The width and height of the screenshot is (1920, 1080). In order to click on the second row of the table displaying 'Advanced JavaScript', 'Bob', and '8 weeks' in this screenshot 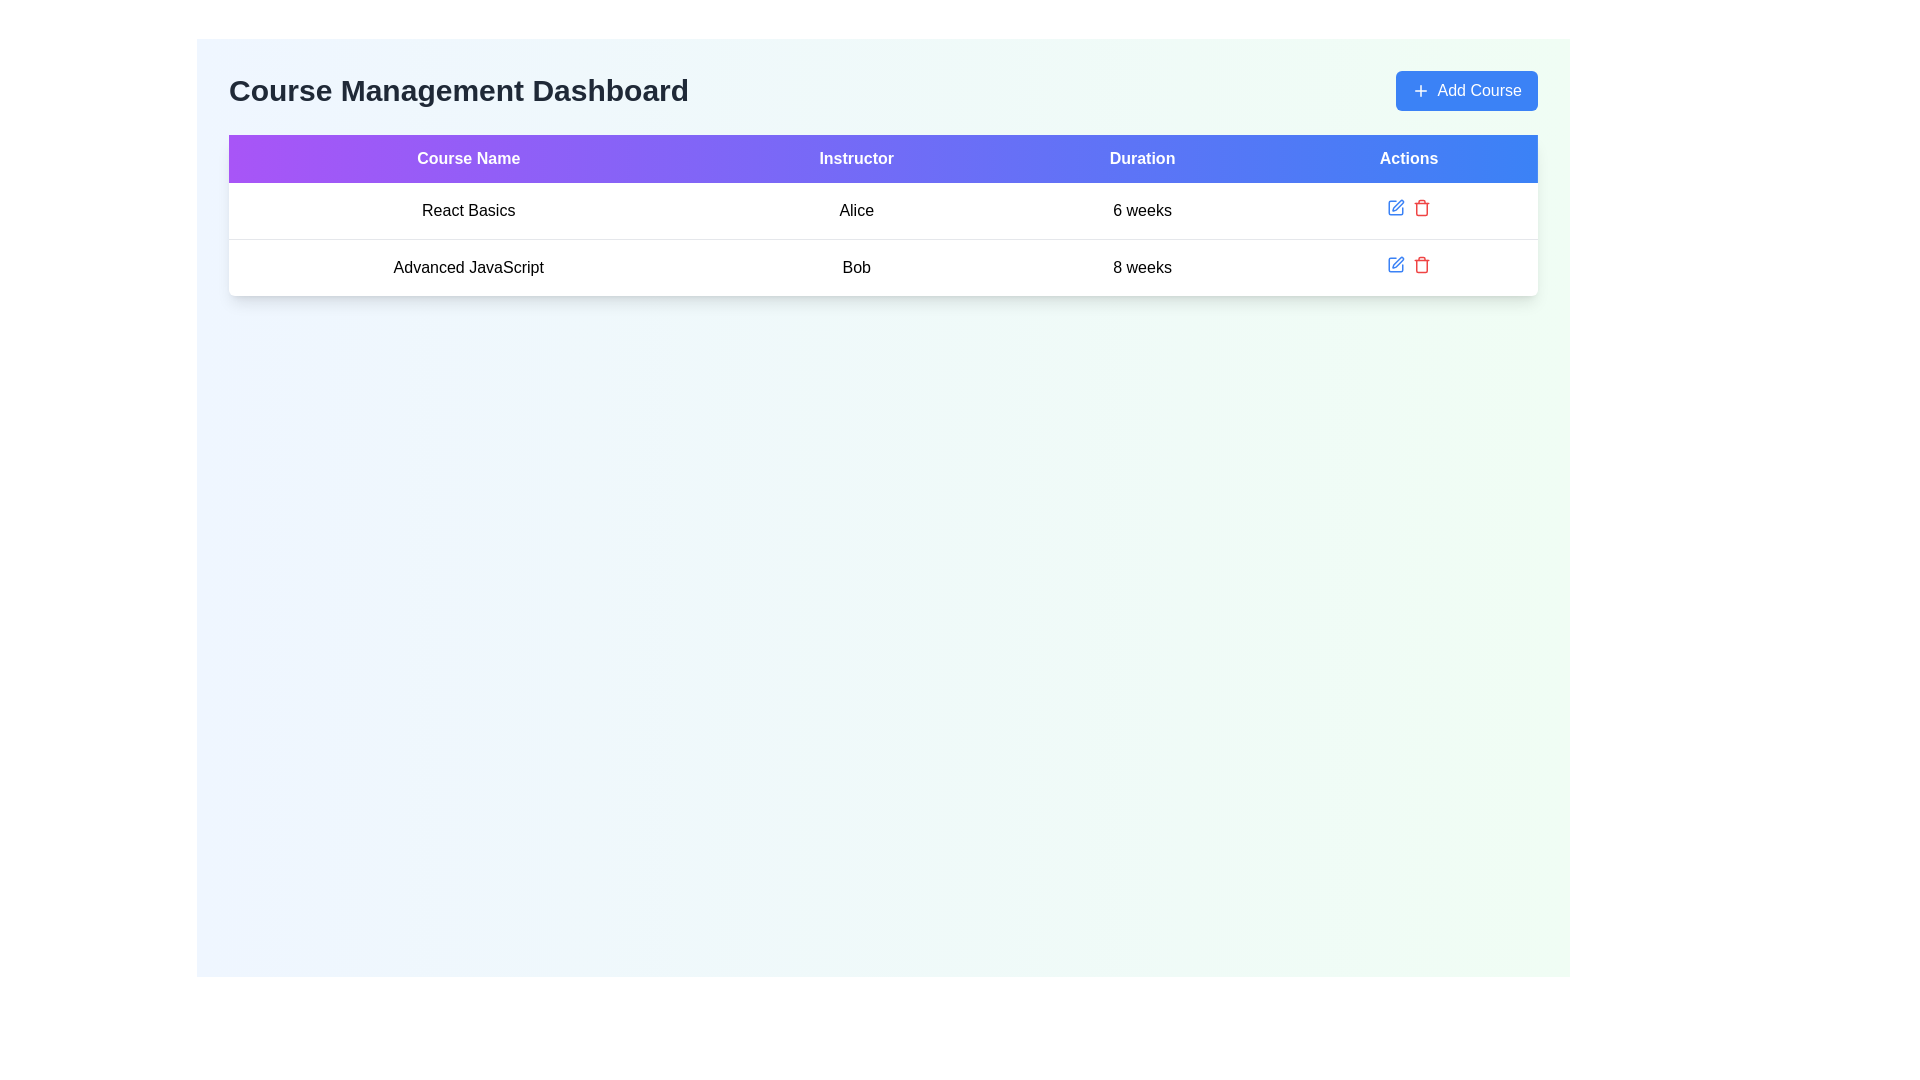, I will do `click(882, 266)`.